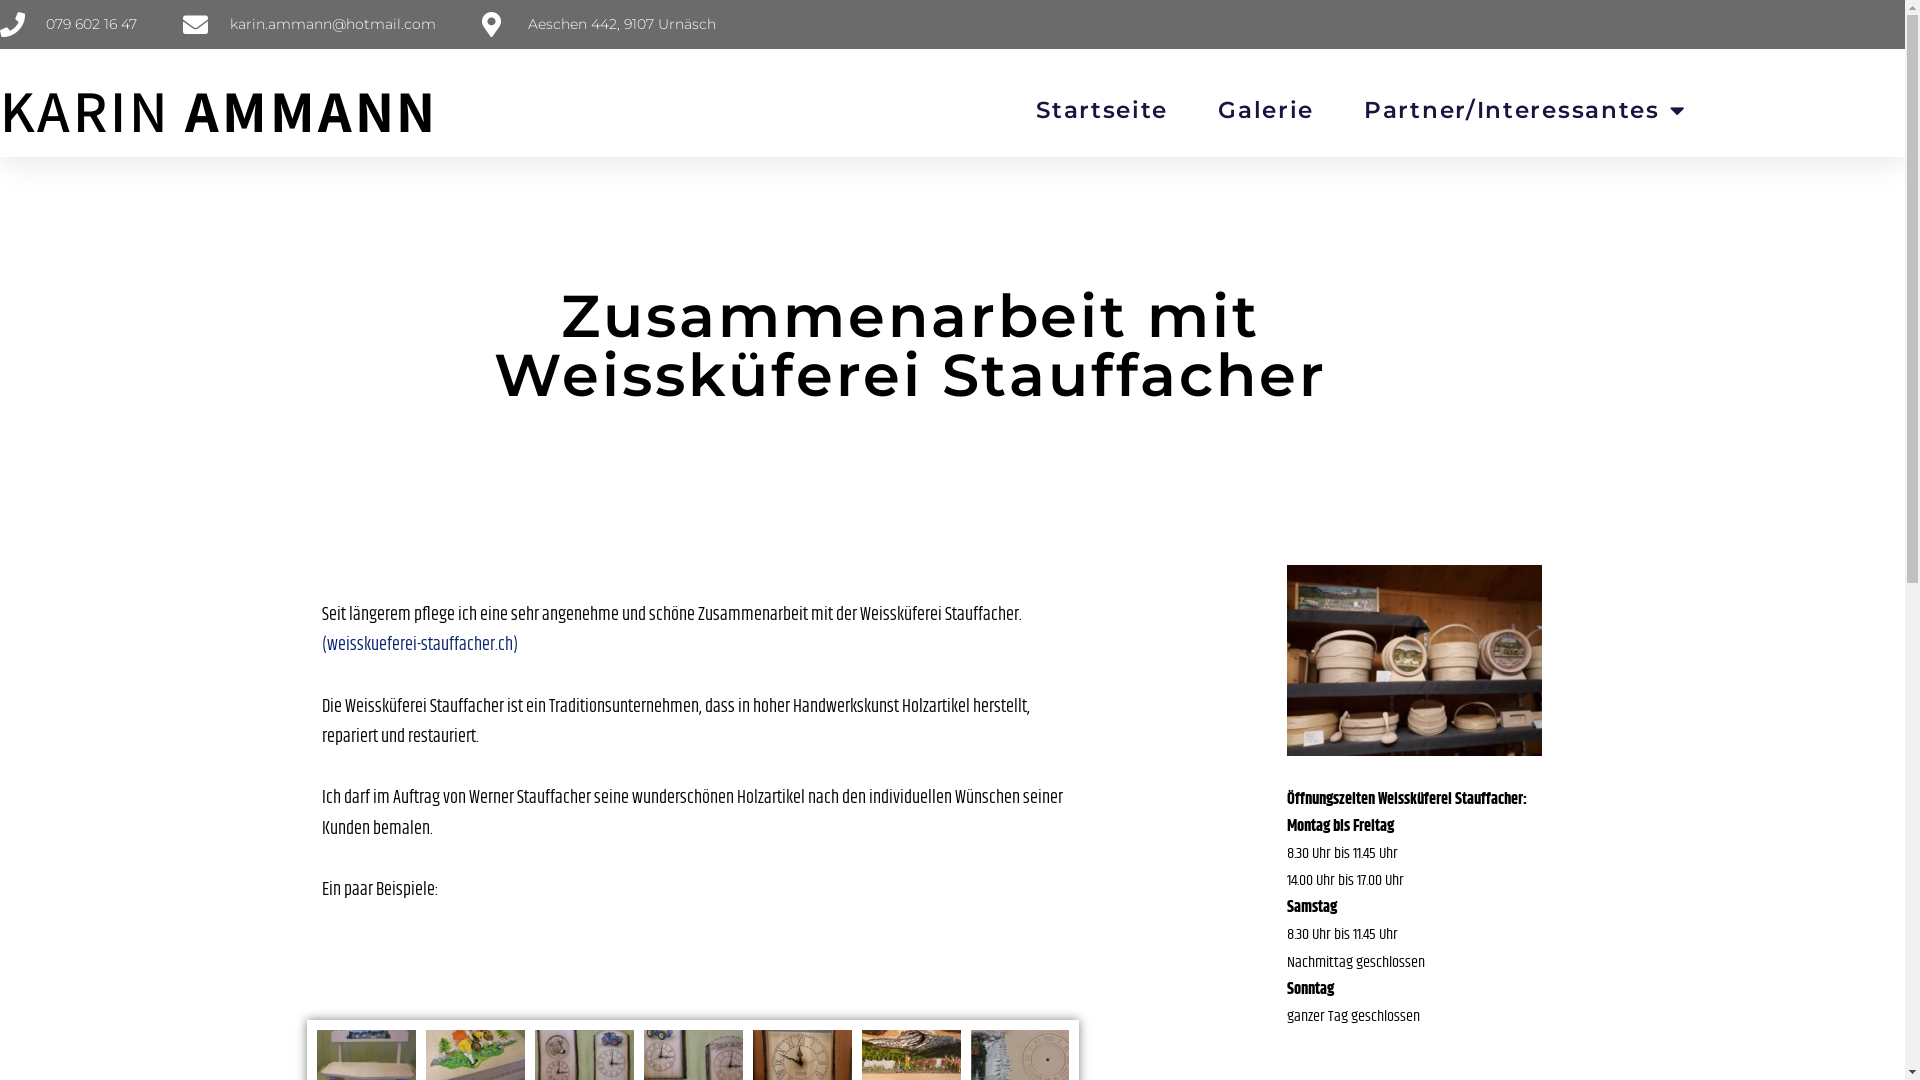  I want to click on 'karin.ammann@hotmail.com', so click(307, 24).